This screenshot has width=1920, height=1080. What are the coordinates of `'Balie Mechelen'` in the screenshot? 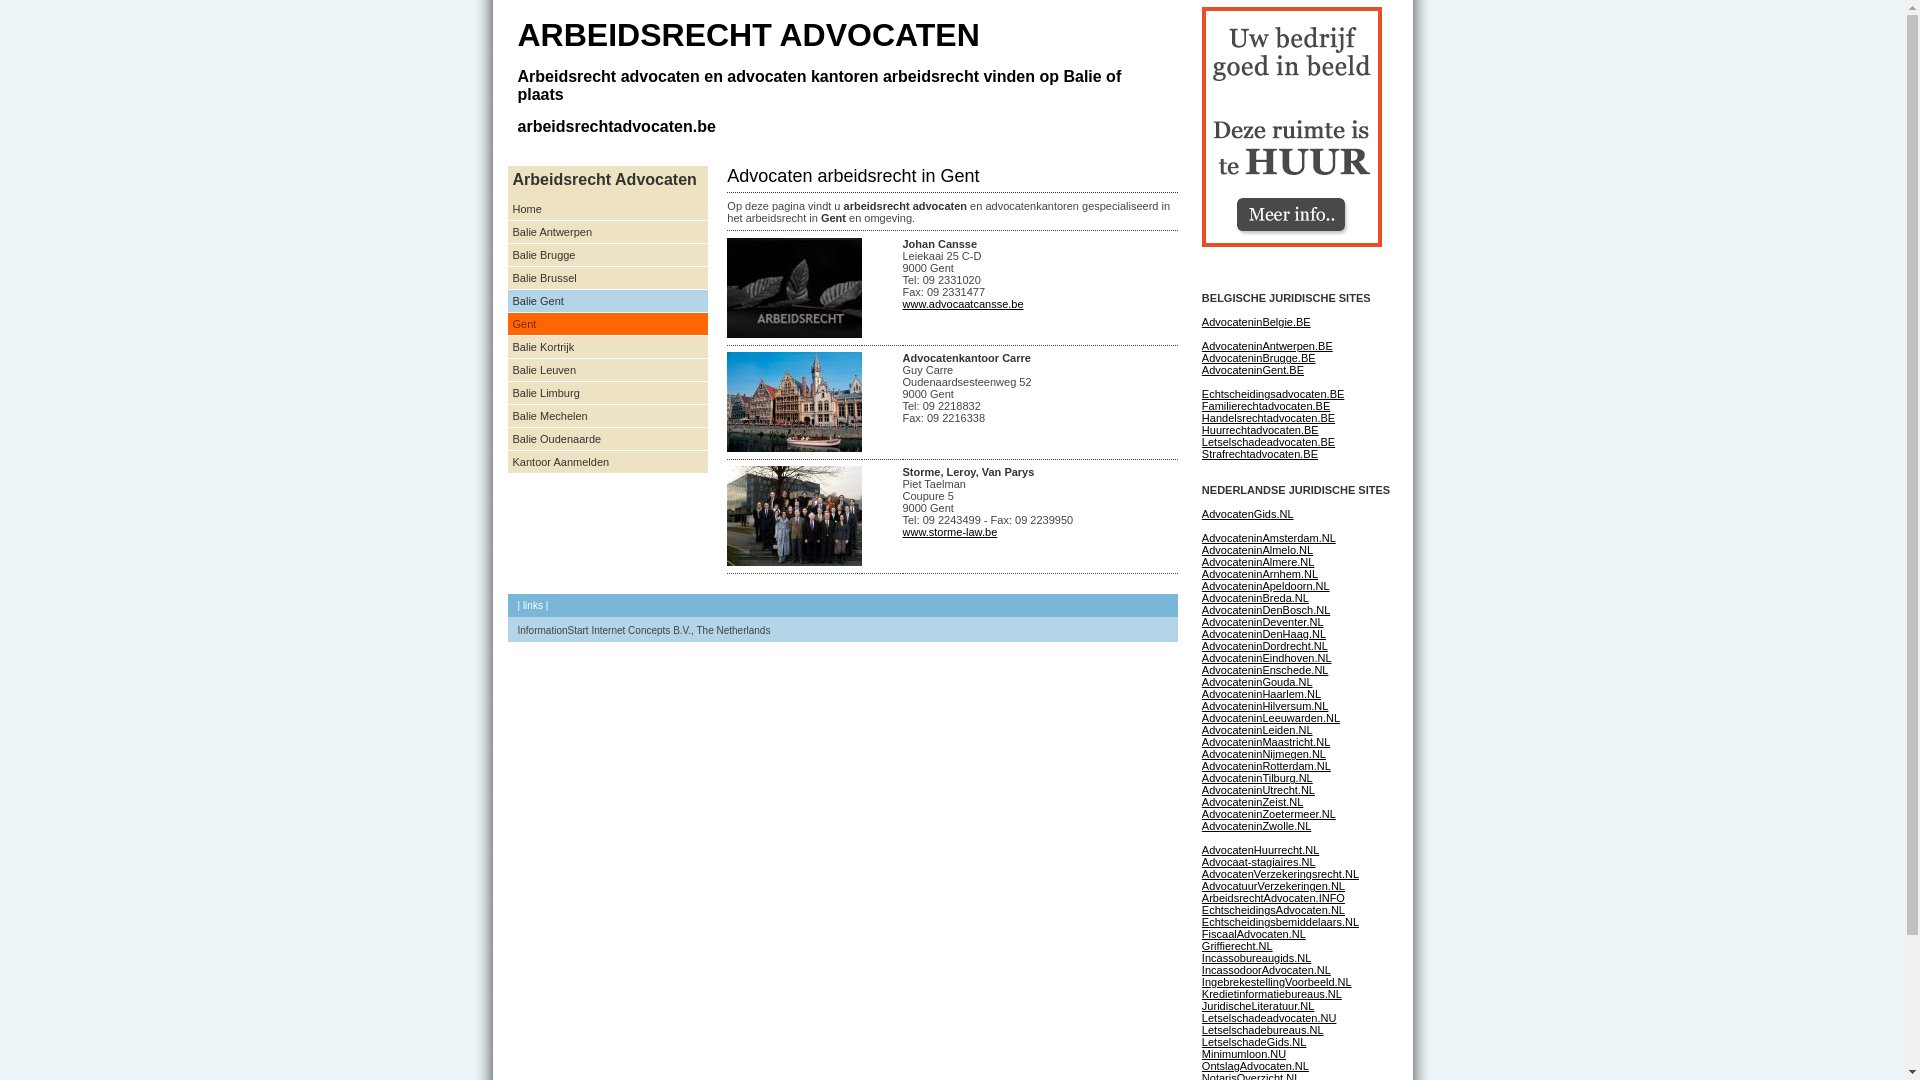 It's located at (607, 415).